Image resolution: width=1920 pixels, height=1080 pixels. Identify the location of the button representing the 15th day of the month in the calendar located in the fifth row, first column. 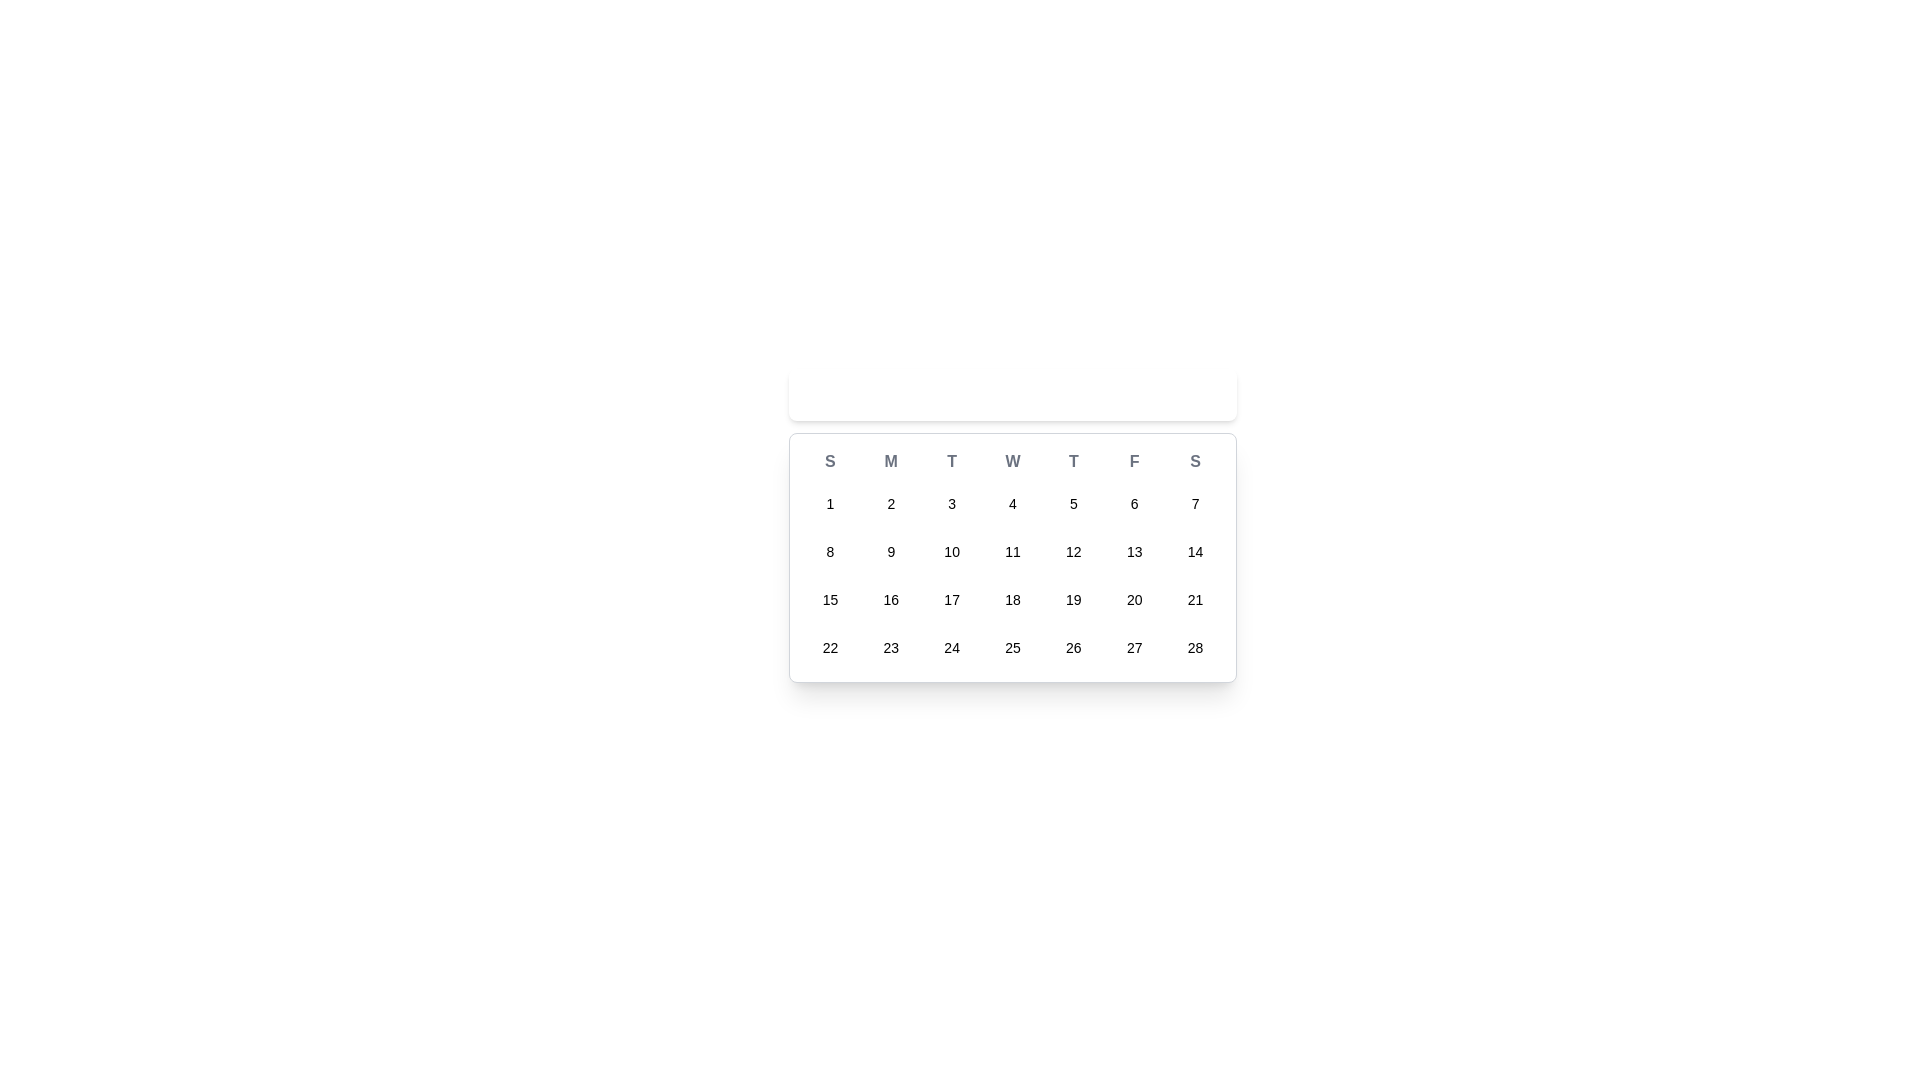
(830, 599).